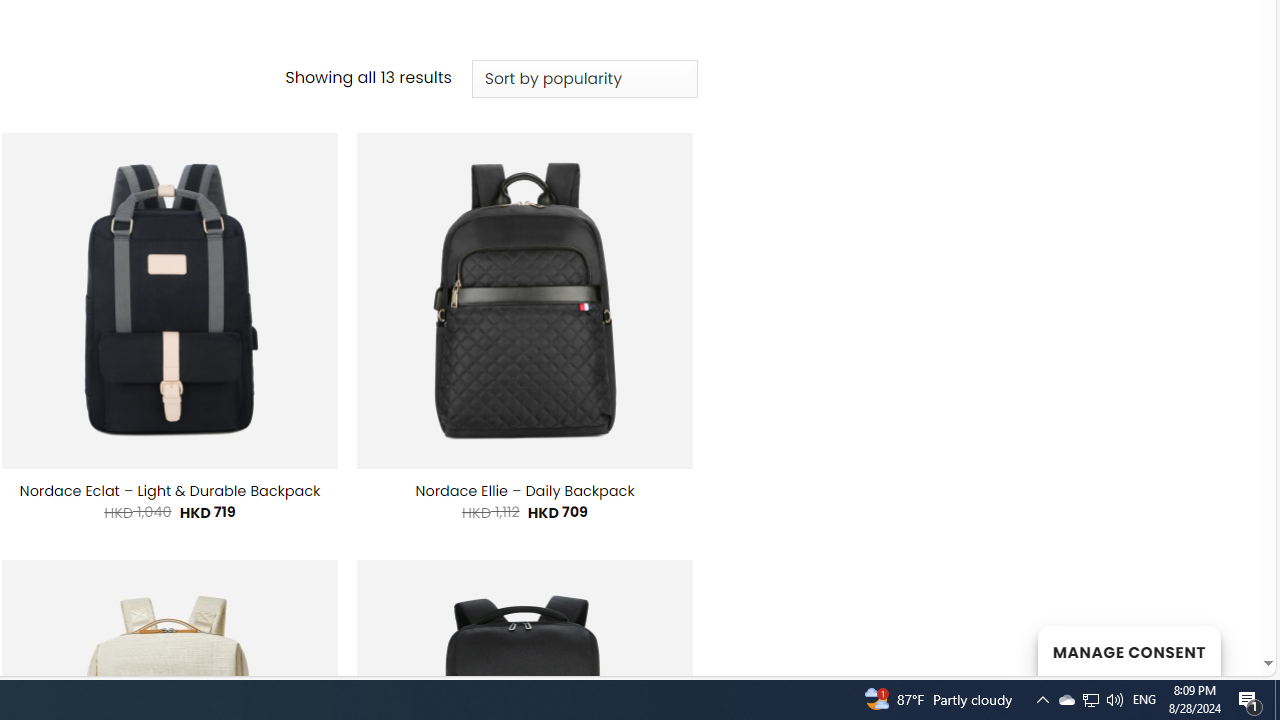  I want to click on 'Shop order', so click(583, 78).